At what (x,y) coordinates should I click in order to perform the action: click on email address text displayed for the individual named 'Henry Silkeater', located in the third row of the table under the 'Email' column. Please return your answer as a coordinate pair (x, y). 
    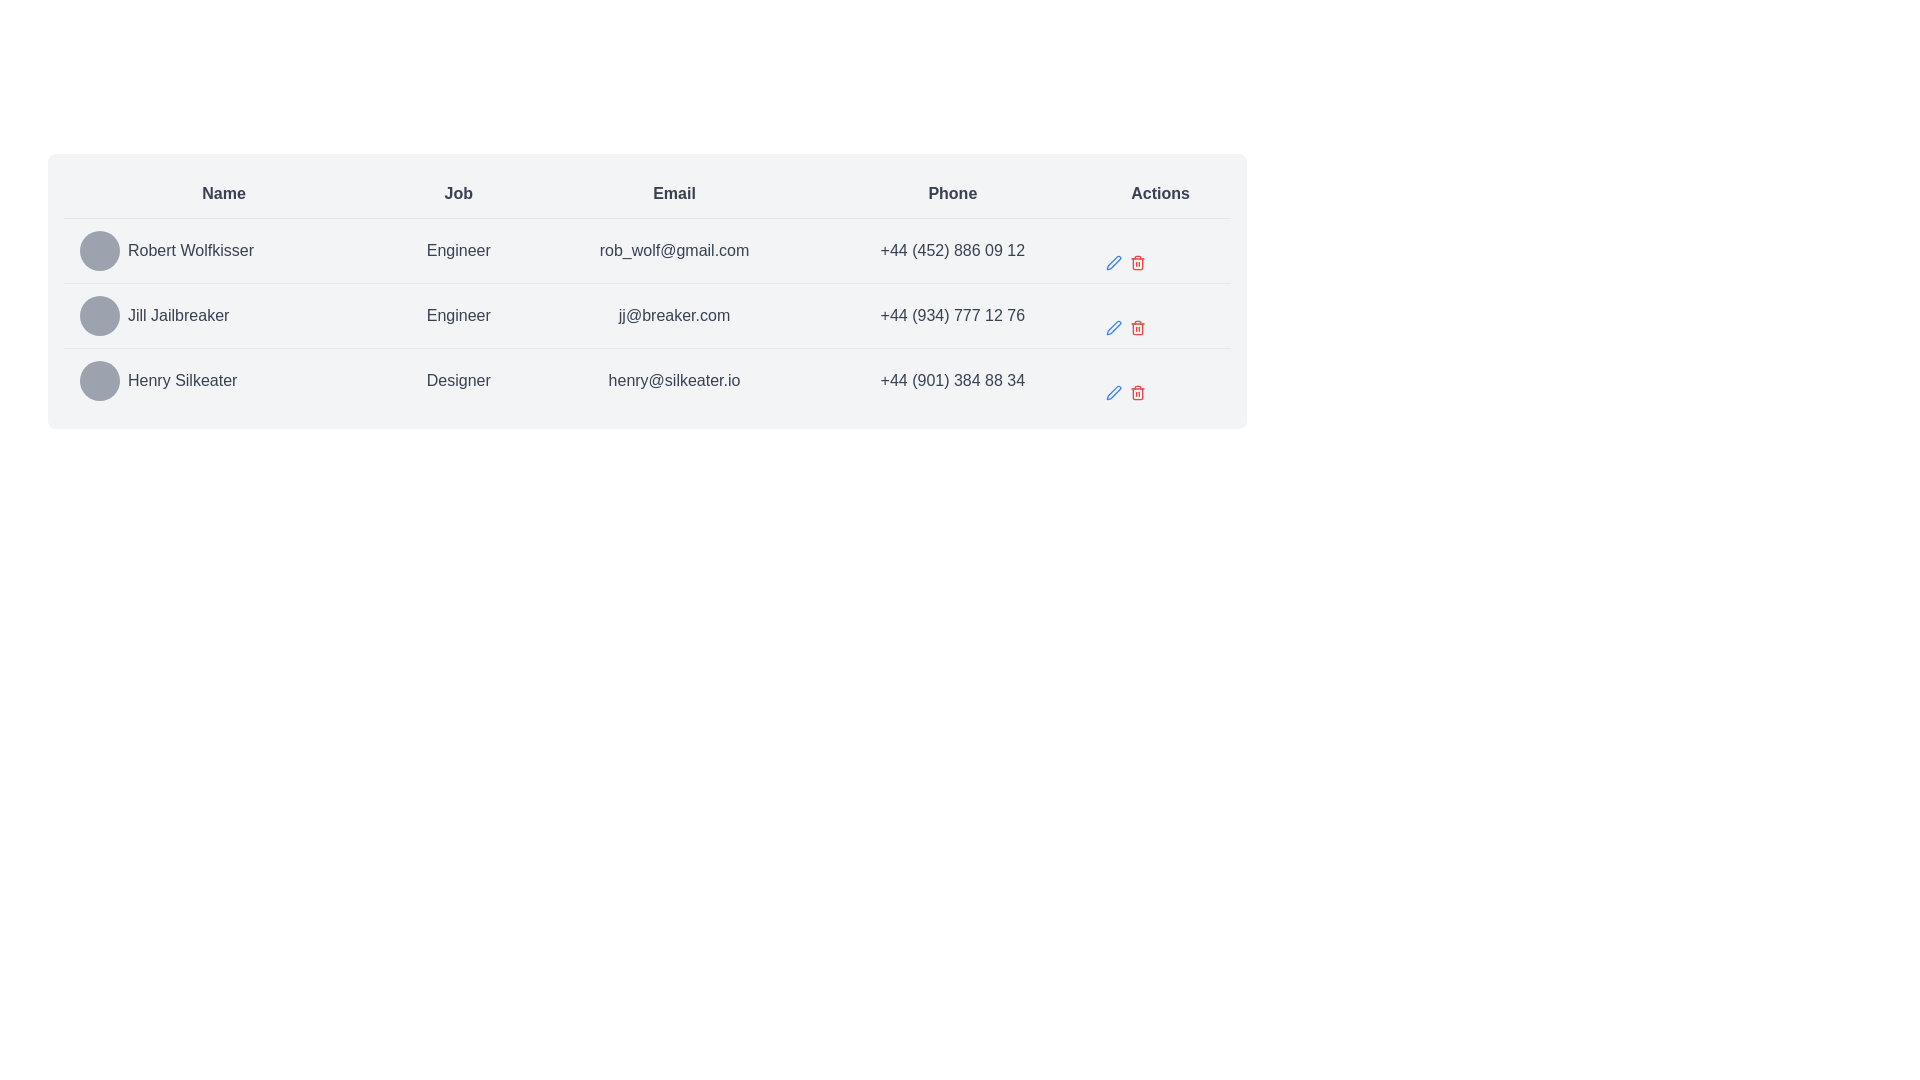
    Looking at the image, I should click on (674, 380).